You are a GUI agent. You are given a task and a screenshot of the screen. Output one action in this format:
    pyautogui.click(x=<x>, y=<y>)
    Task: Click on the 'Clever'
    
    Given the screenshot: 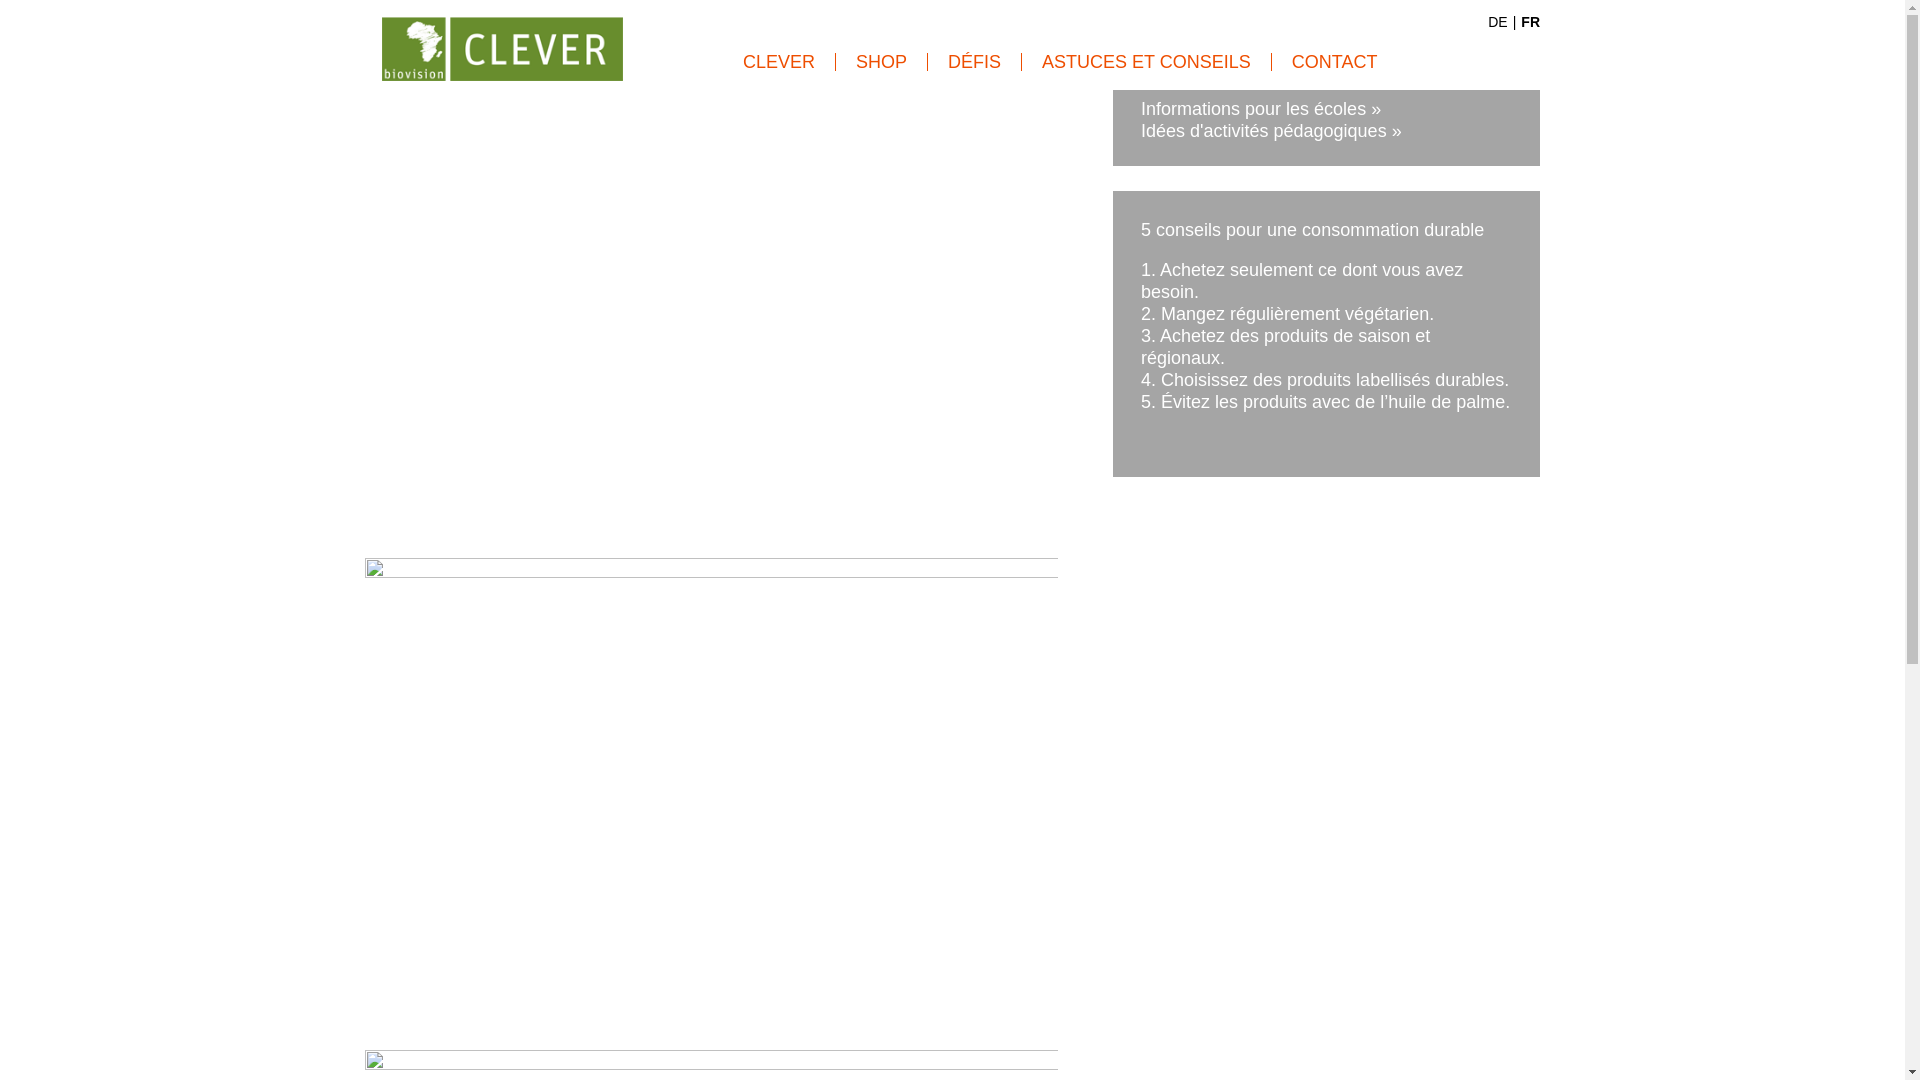 What is the action you would take?
    pyautogui.click(x=382, y=35)
    